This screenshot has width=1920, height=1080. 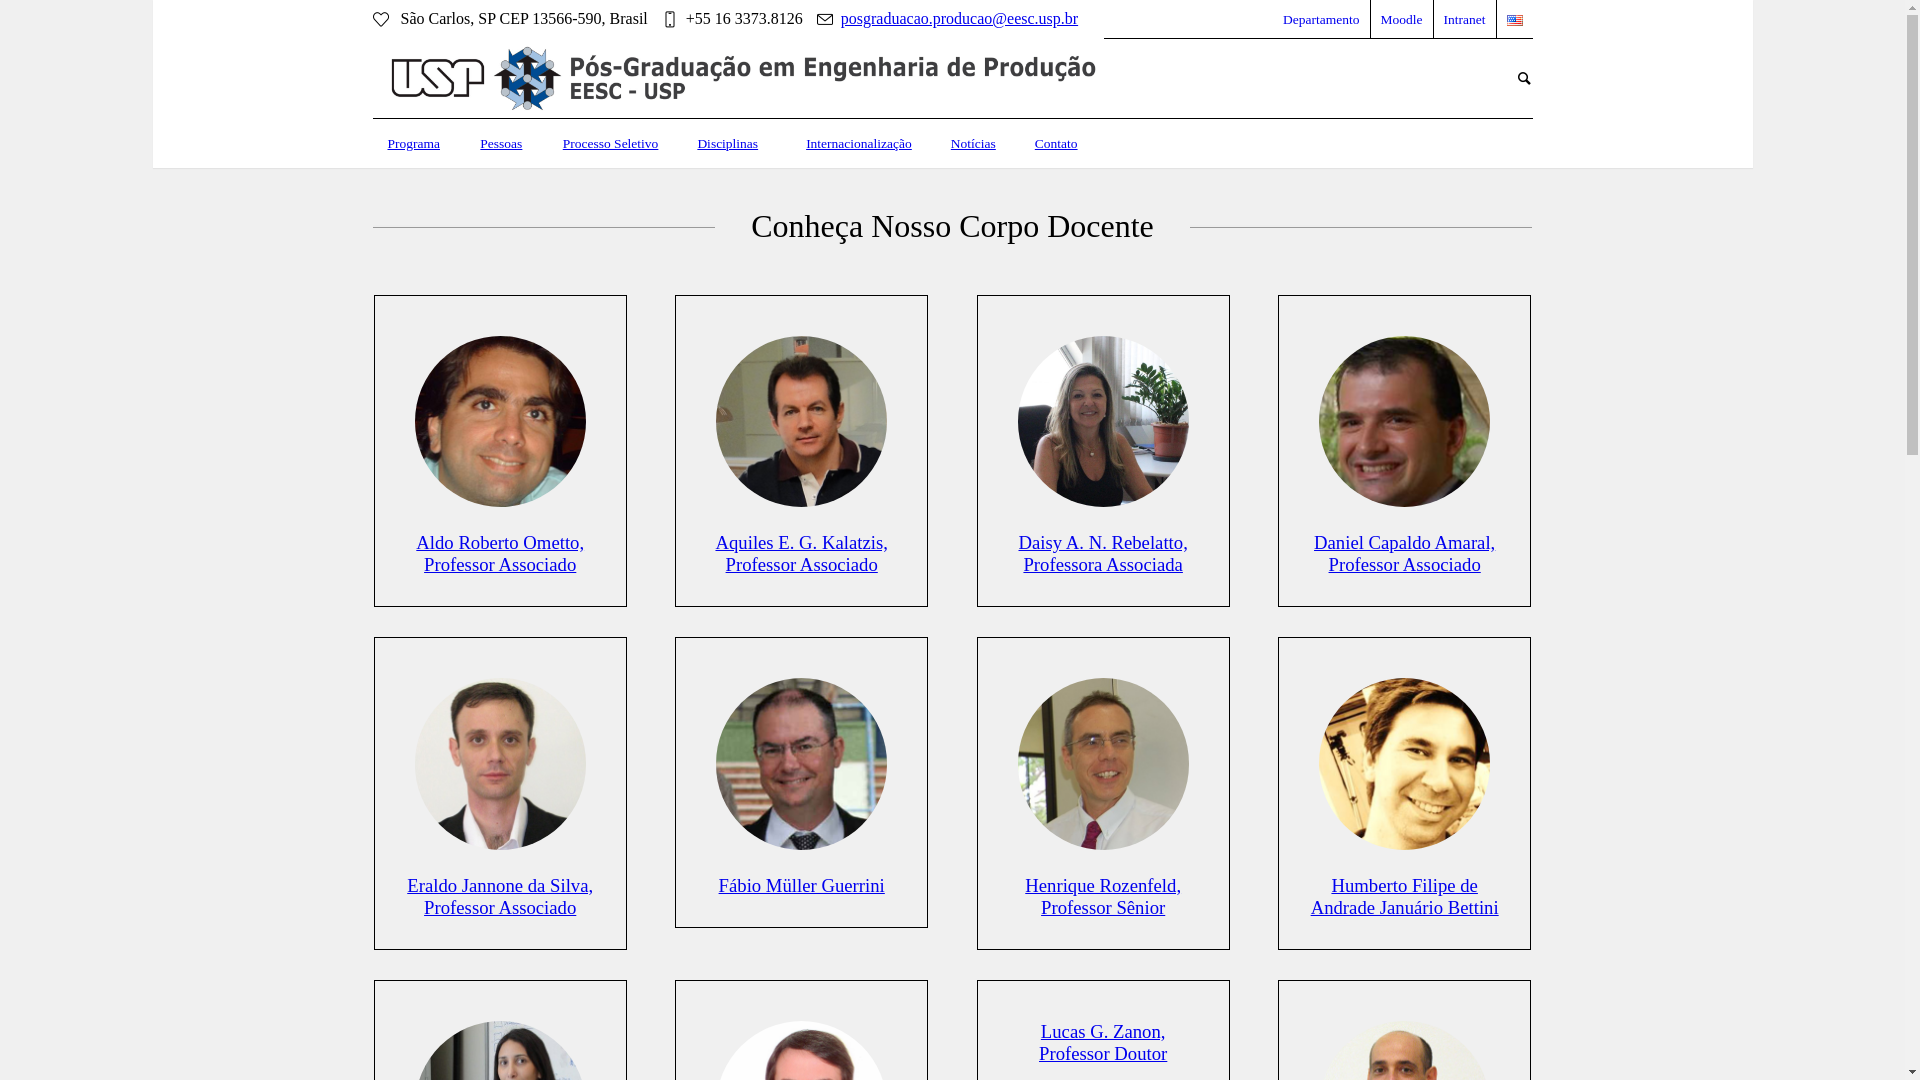 I want to click on 'Contato', so click(x=1055, y=142).